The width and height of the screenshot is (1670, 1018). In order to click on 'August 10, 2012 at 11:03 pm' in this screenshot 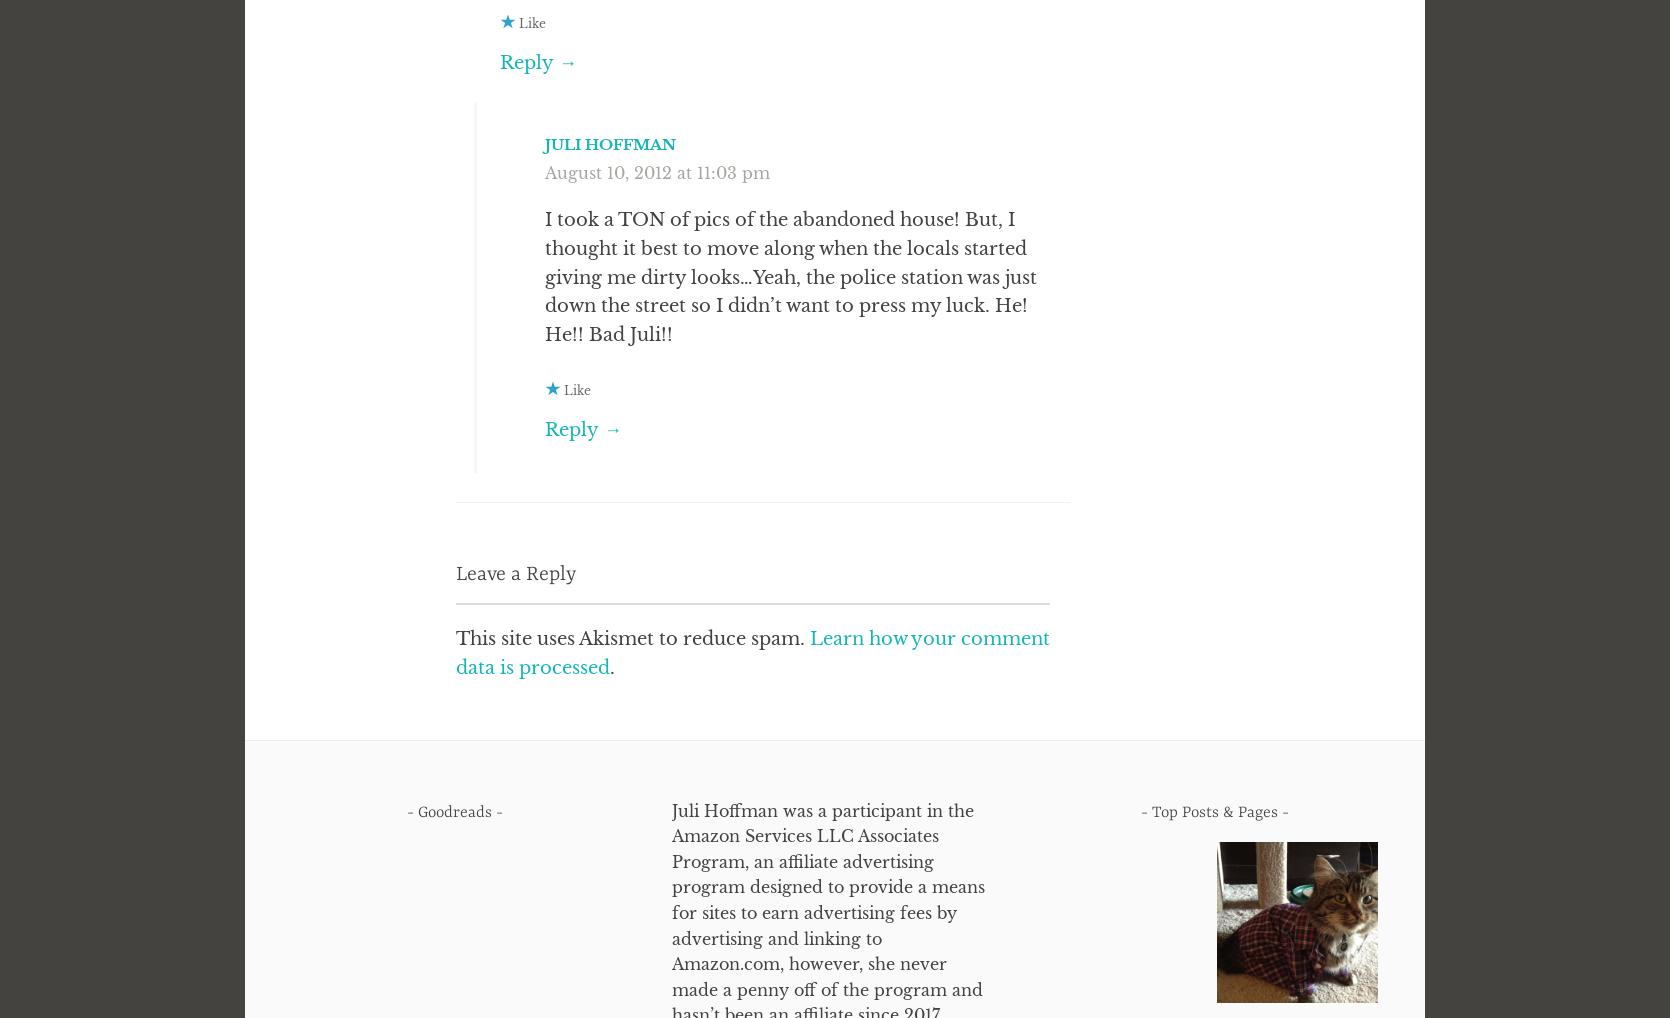, I will do `click(656, 172)`.